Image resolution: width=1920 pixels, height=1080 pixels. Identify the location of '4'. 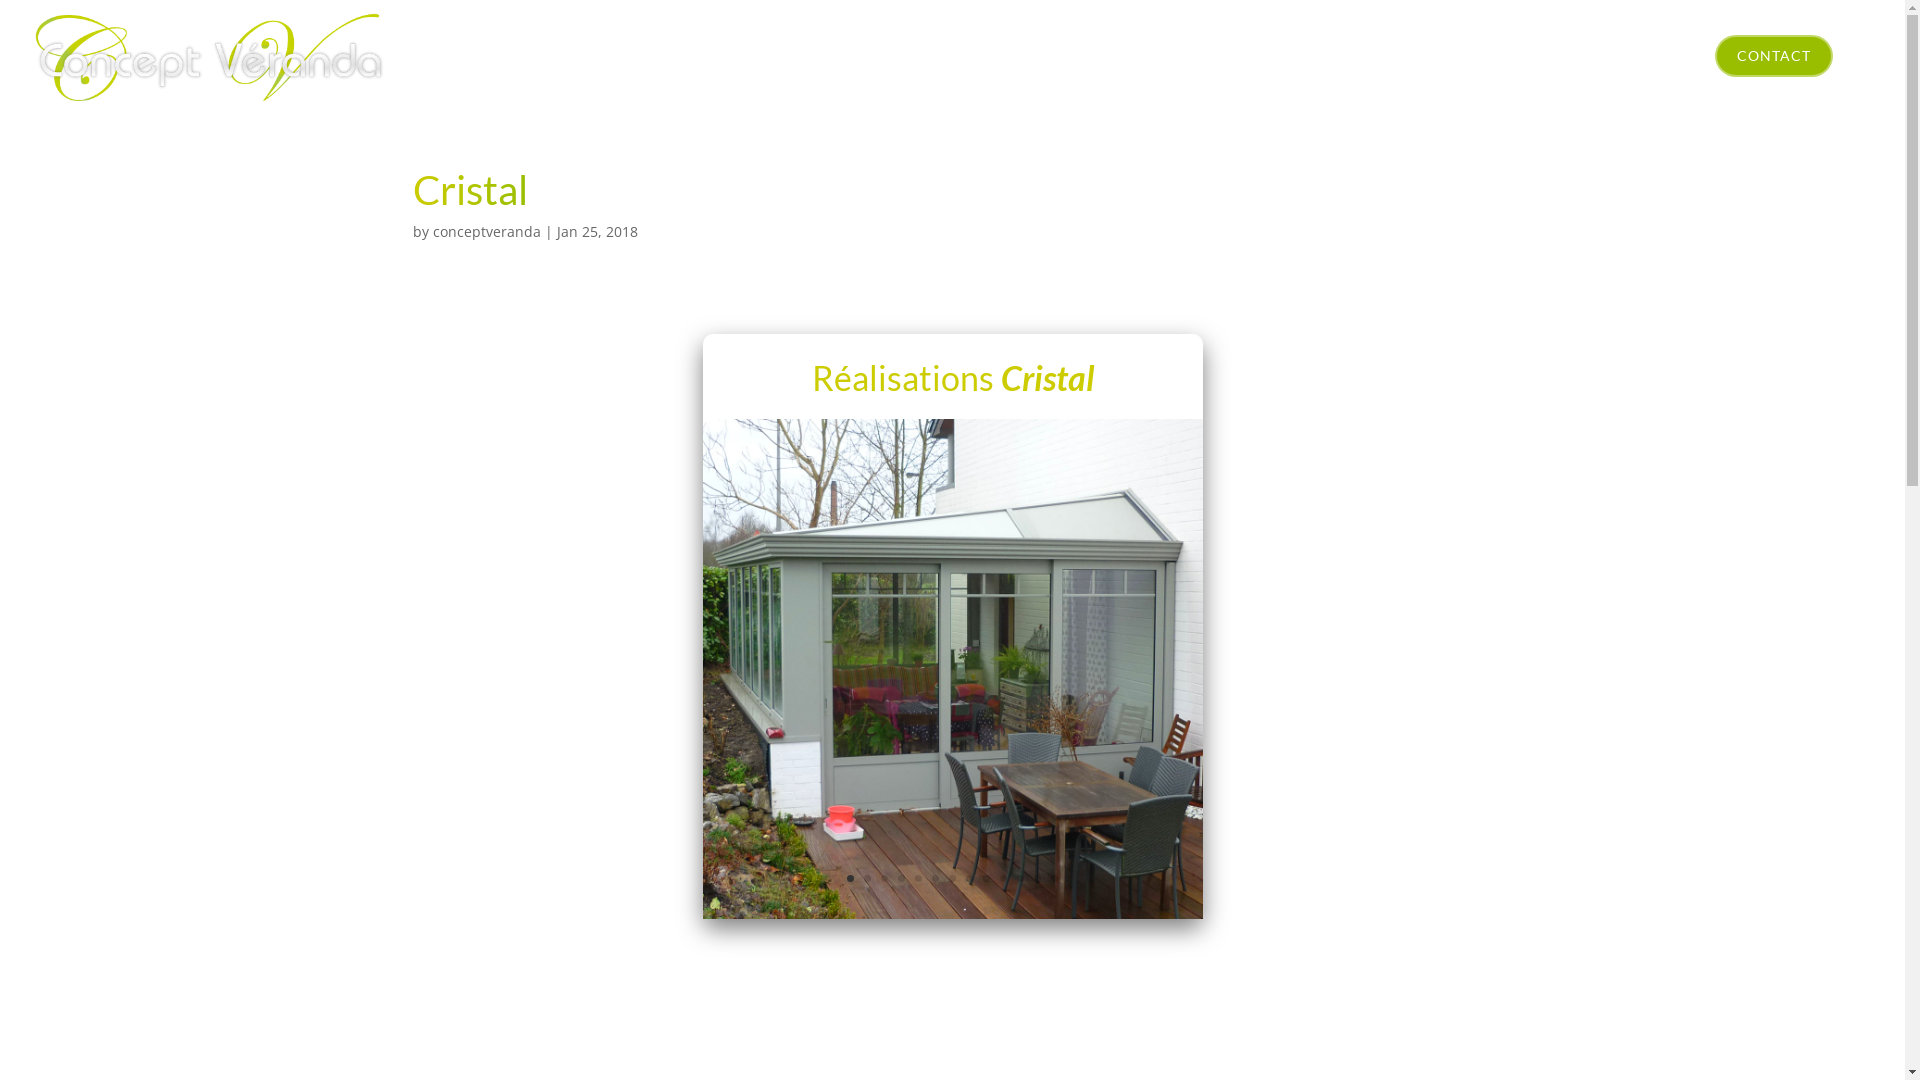
(896, 877).